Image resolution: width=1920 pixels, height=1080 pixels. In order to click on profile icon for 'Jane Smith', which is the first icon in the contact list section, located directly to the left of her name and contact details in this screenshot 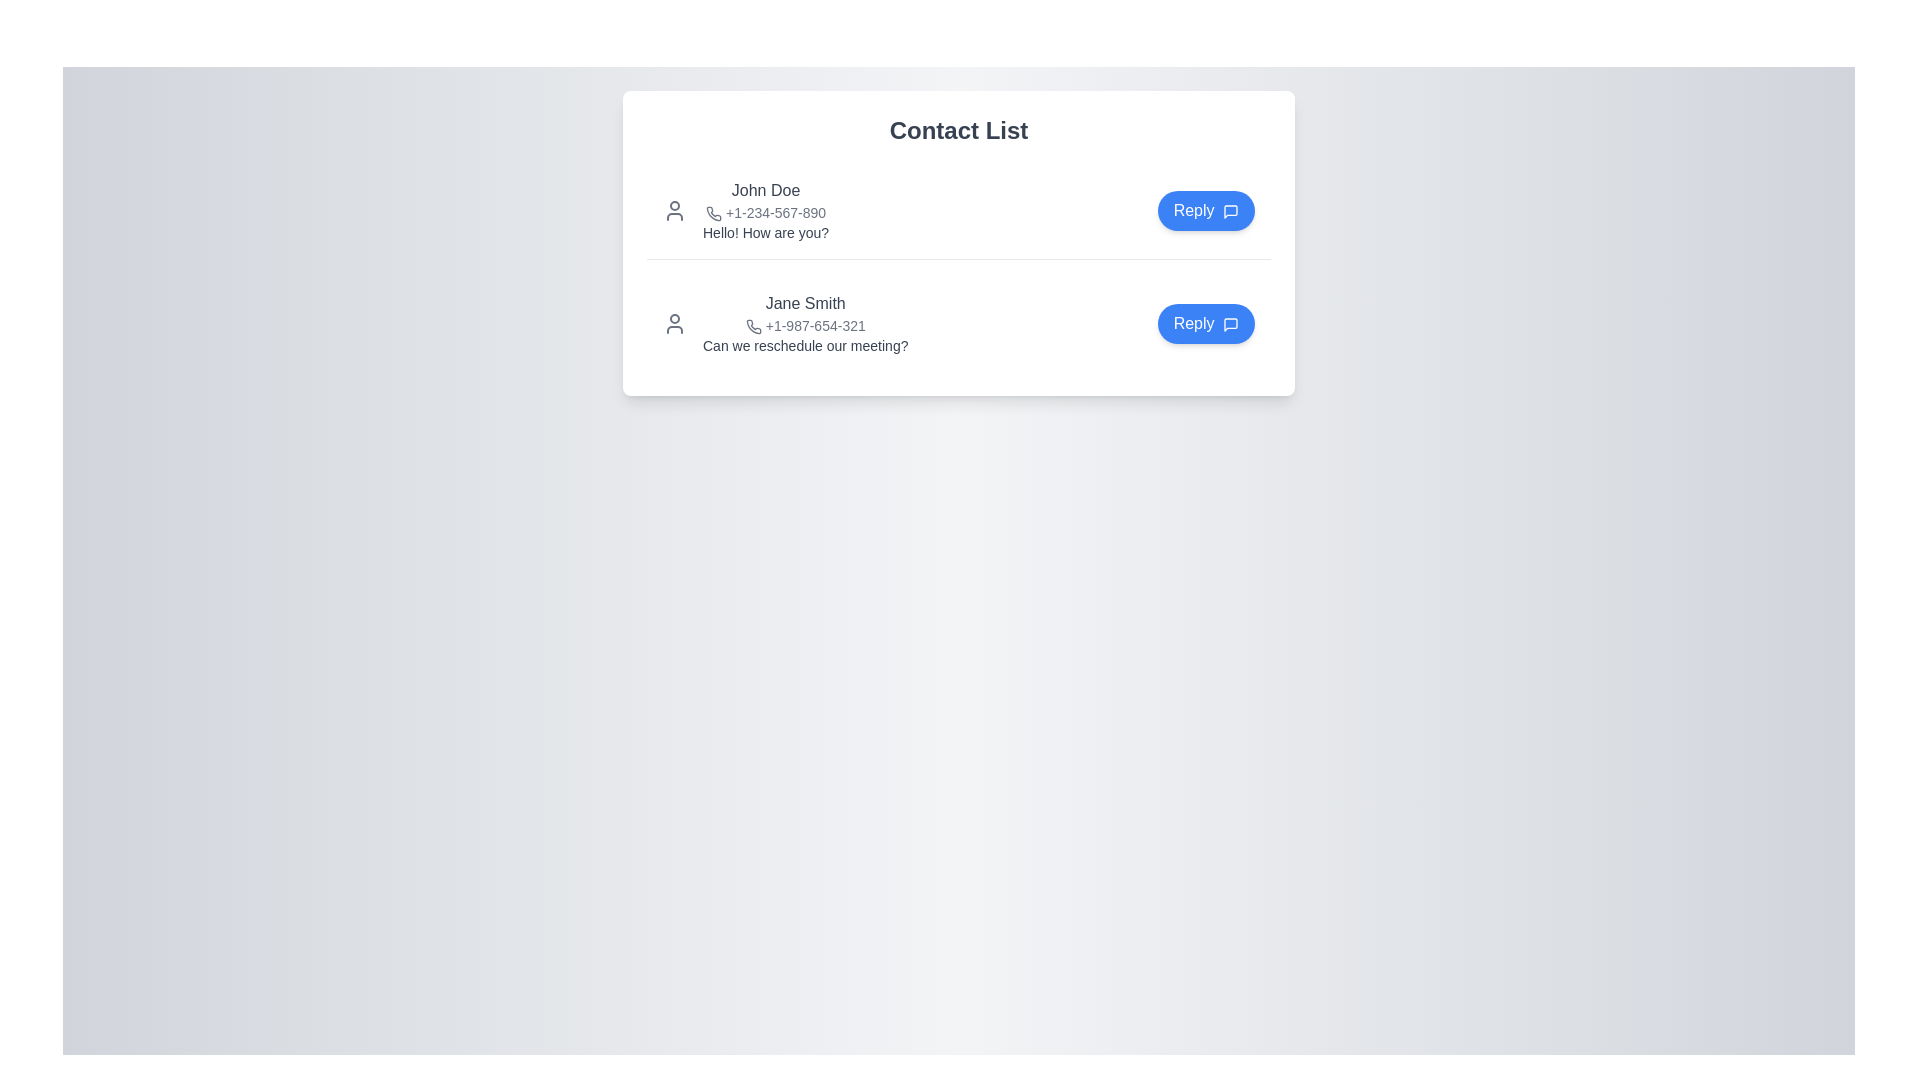, I will do `click(675, 323)`.